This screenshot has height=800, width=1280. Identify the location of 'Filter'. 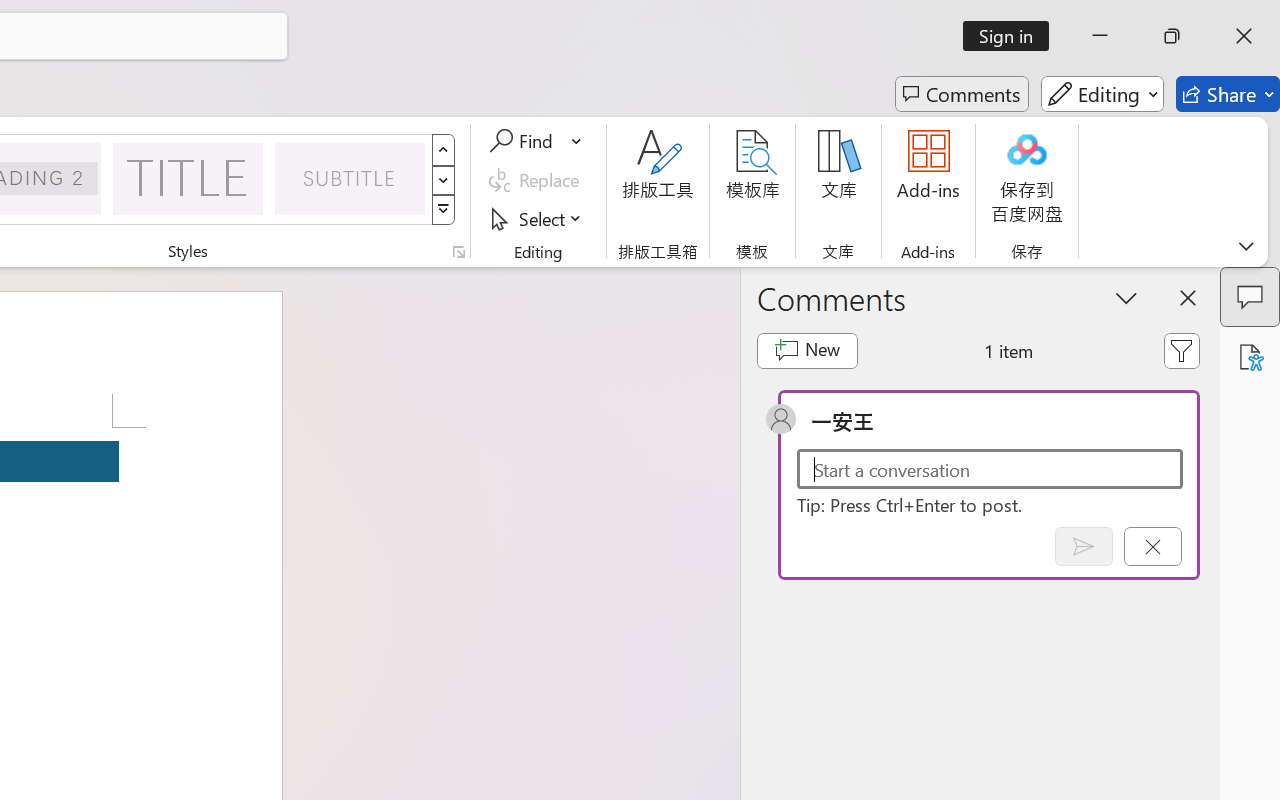
(1182, 350).